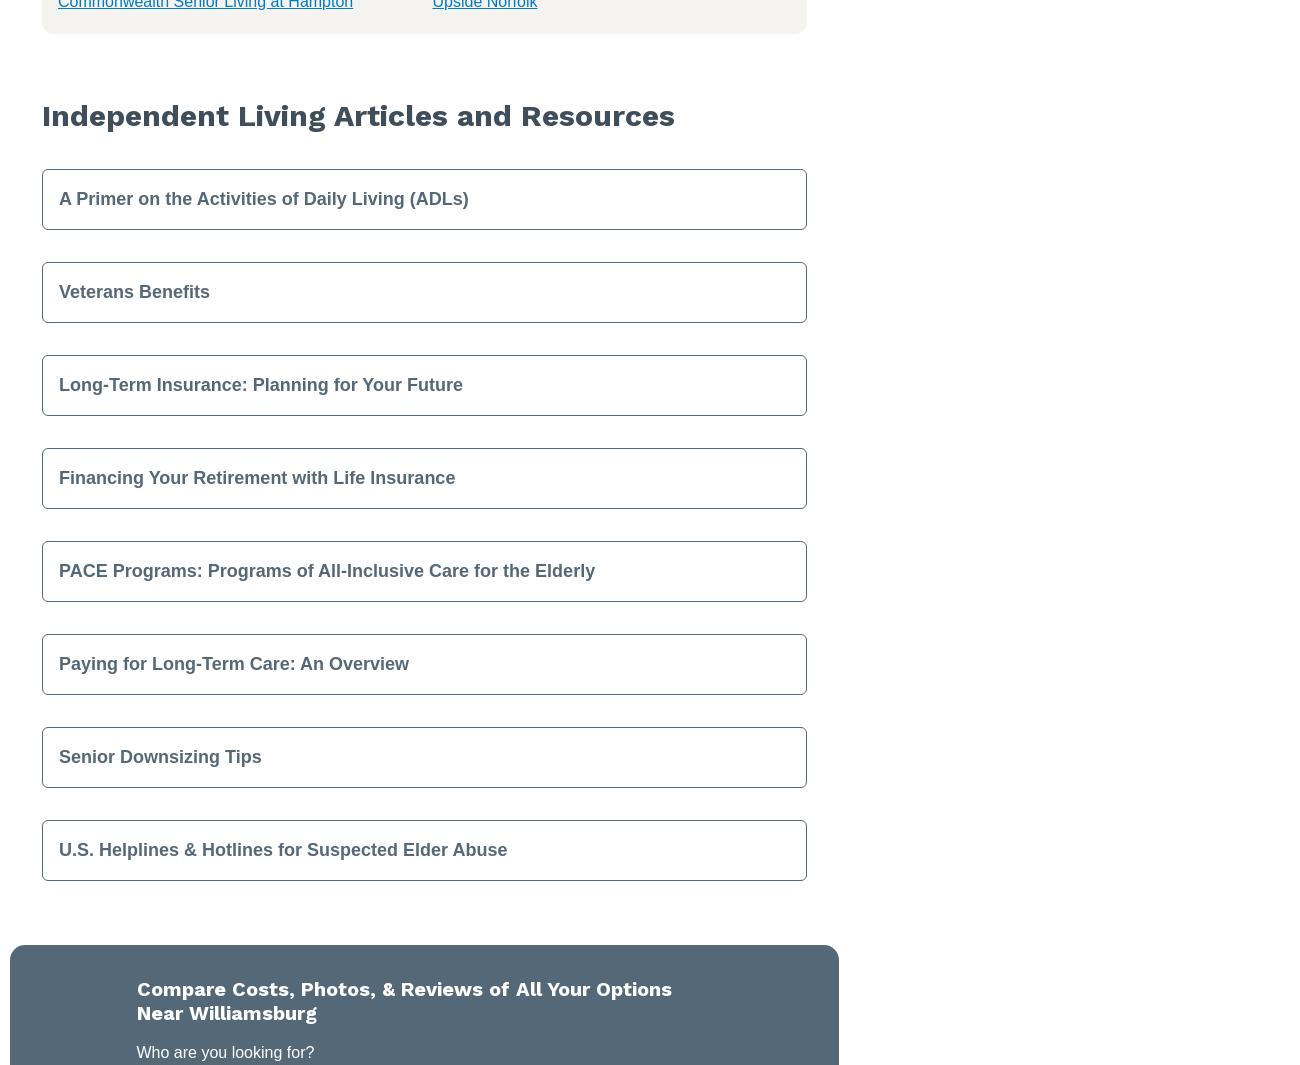 The width and height of the screenshot is (1300, 1065). Describe the element at coordinates (262, 196) in the screenshot. I see `'A Primer on the Activities of Daily Living (ADLs)'` at that location.